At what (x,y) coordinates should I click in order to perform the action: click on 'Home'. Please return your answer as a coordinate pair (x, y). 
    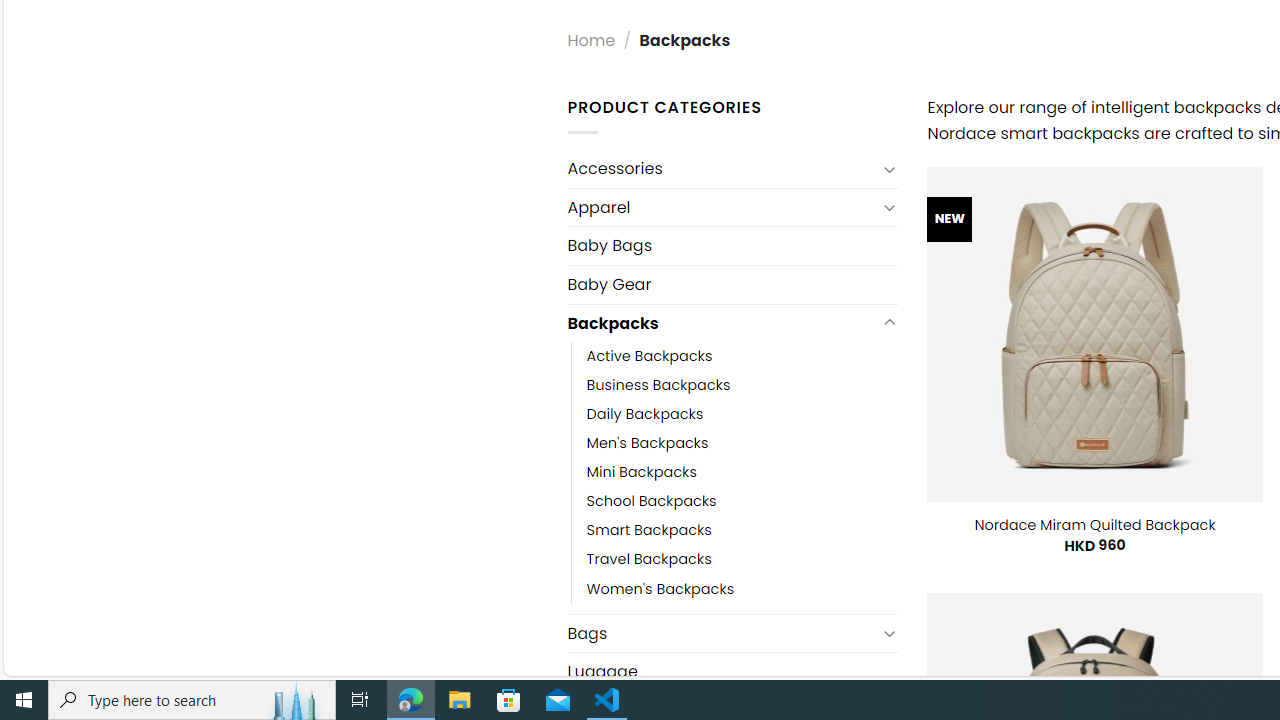
    Looking at the image, I should click on (590, 39).